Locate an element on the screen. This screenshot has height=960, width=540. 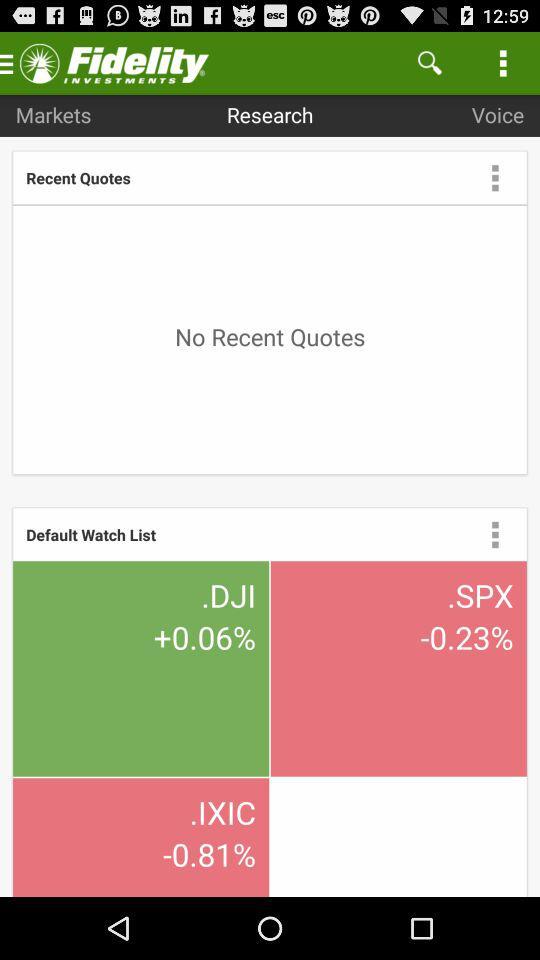
the more icon is located at coordinates (494, 572).